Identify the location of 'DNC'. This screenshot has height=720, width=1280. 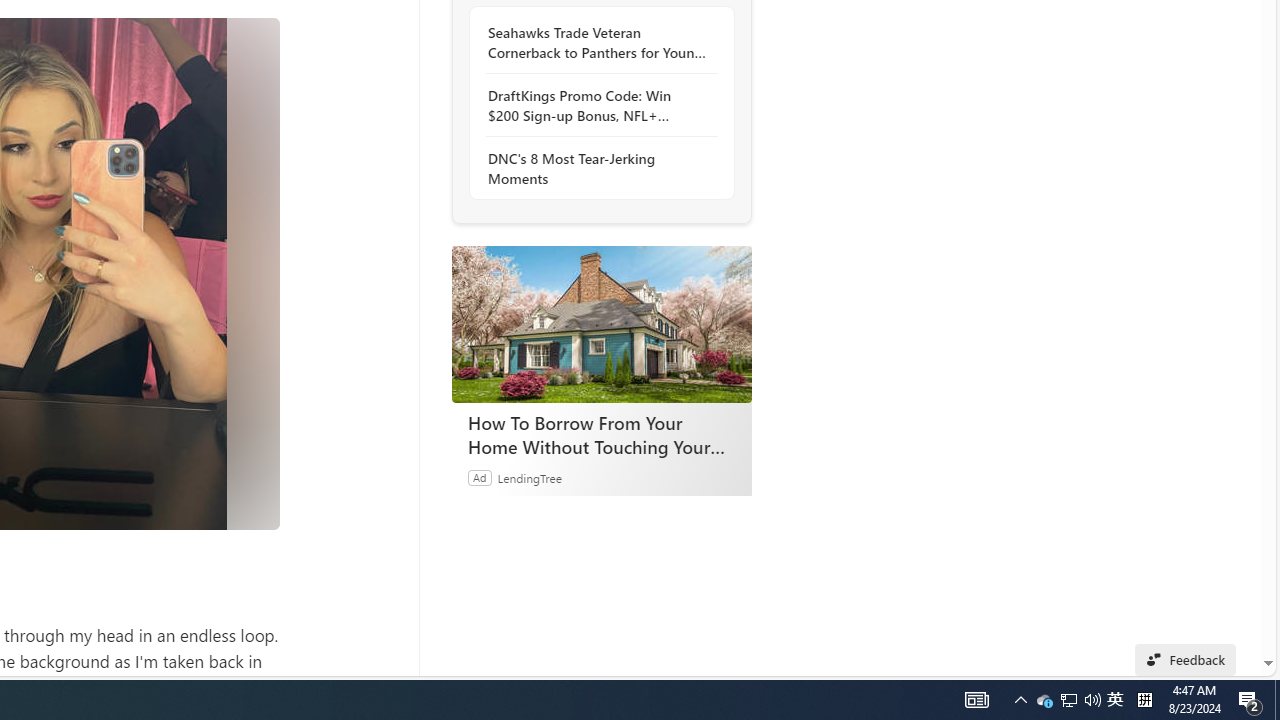
(595, 167).